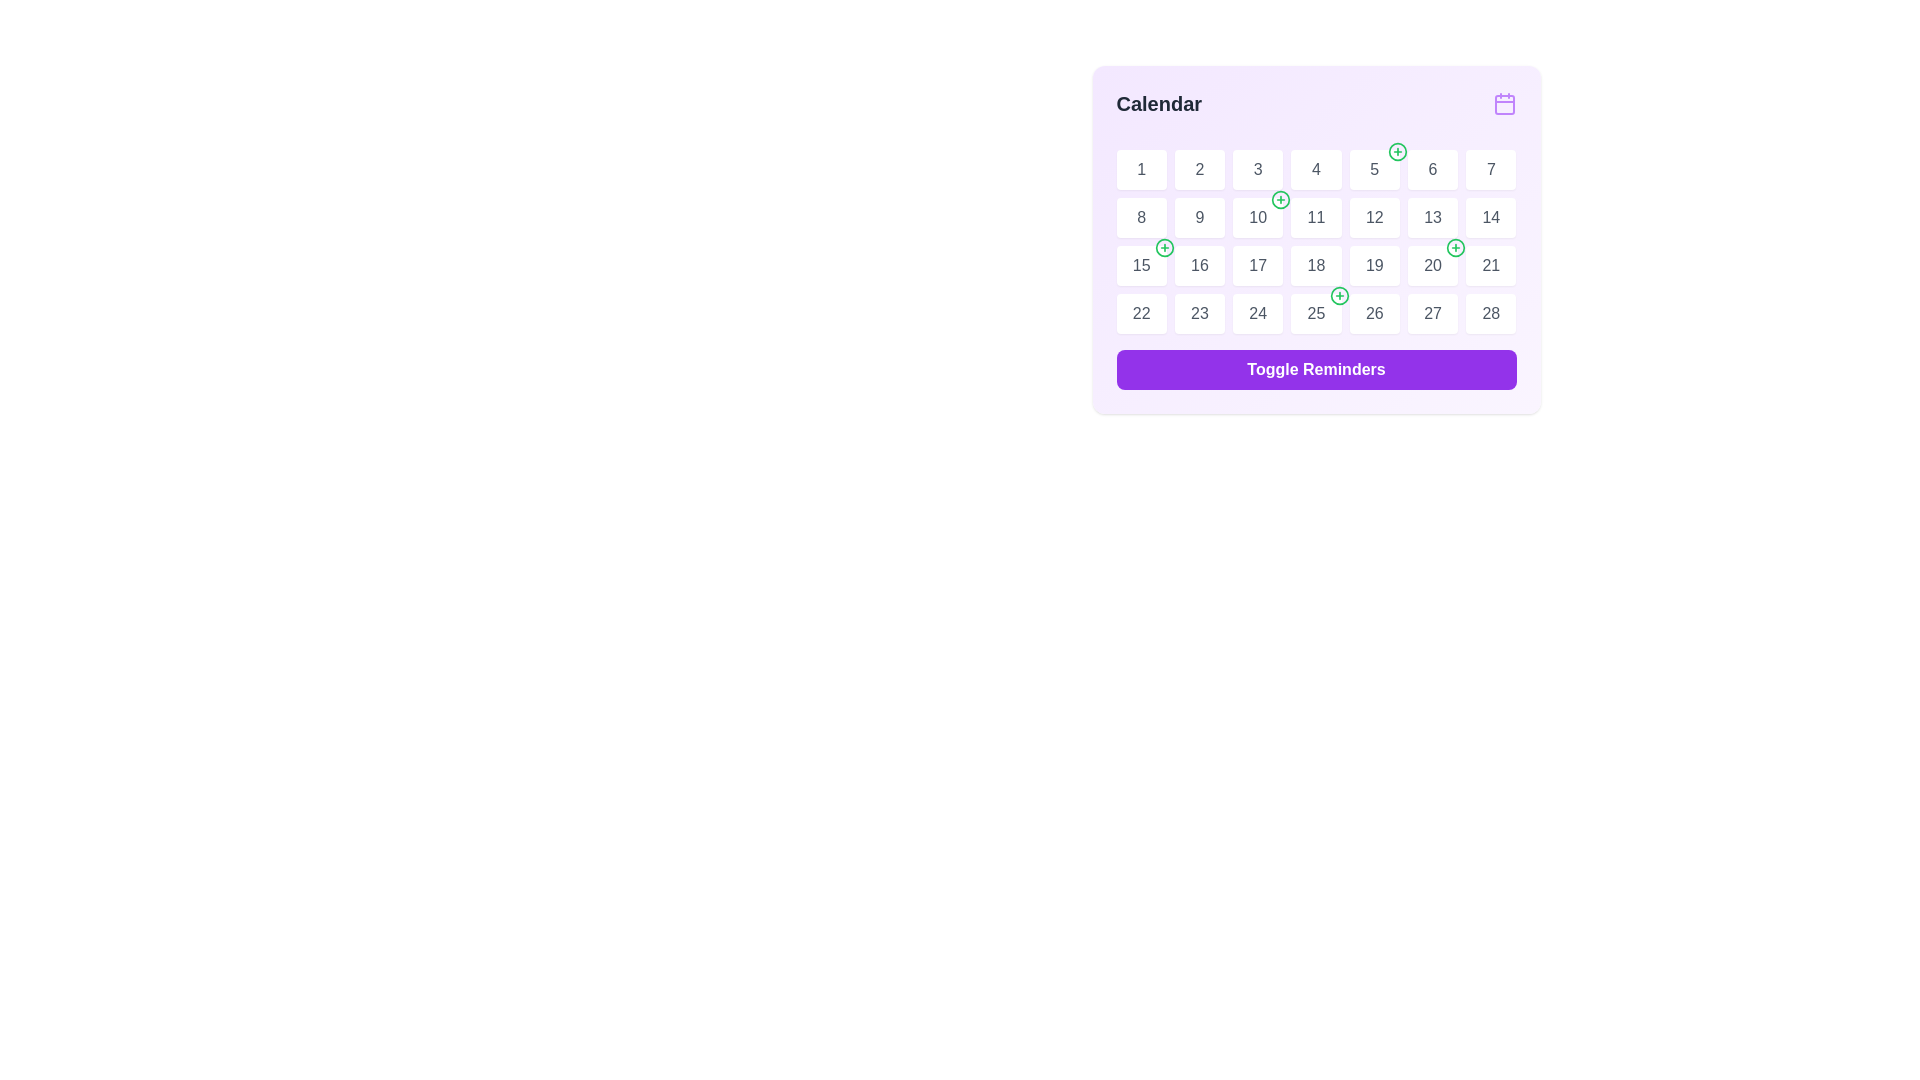 This screenshot has width=1920, height=1080. What do you see at coordinates (1432, 217) in the screenshot?
I see `date displayed in the Text component representing the 13th day of the month in the calendar layout` at bounding box center [1432, 217].